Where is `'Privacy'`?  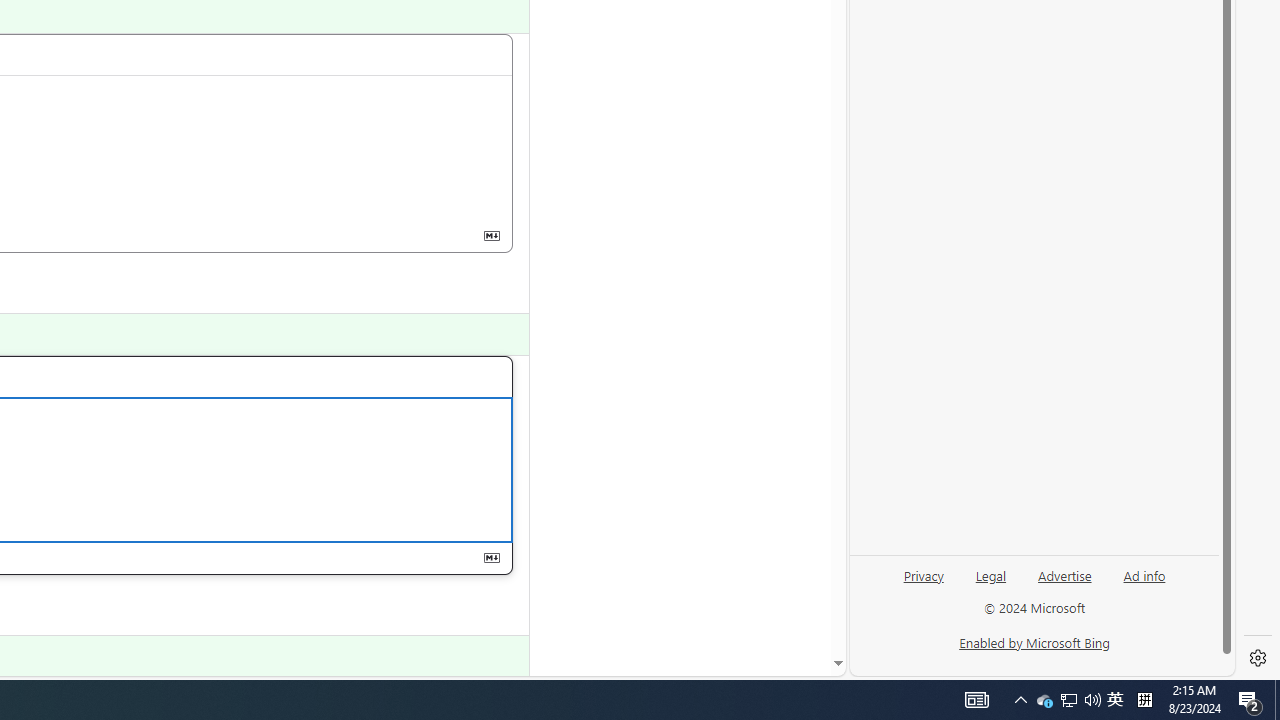
'Privacy' is located at coordinates (922, 583).